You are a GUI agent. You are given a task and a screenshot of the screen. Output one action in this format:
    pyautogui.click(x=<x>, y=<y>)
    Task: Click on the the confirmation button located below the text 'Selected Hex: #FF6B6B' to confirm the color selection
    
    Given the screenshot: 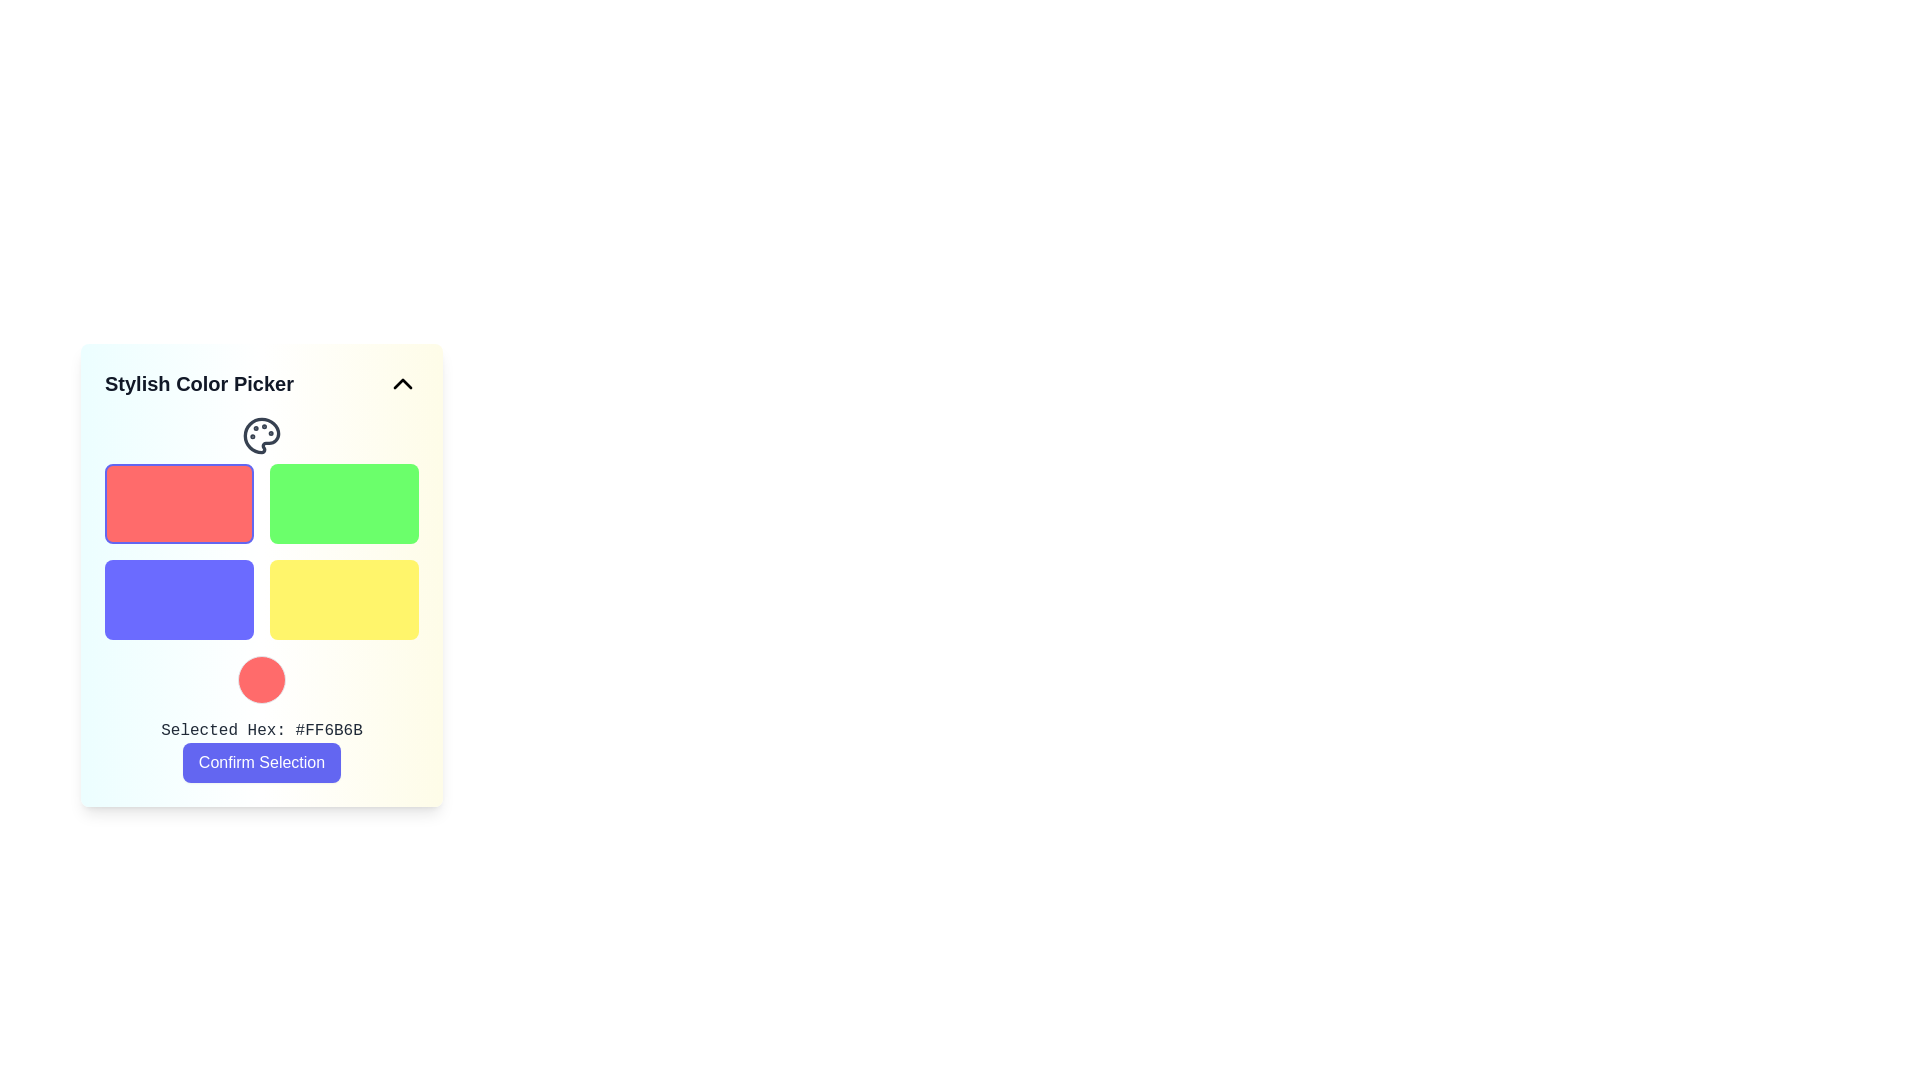 What is the action you would take?
    pyautogui.click(x=261, y=763)
    